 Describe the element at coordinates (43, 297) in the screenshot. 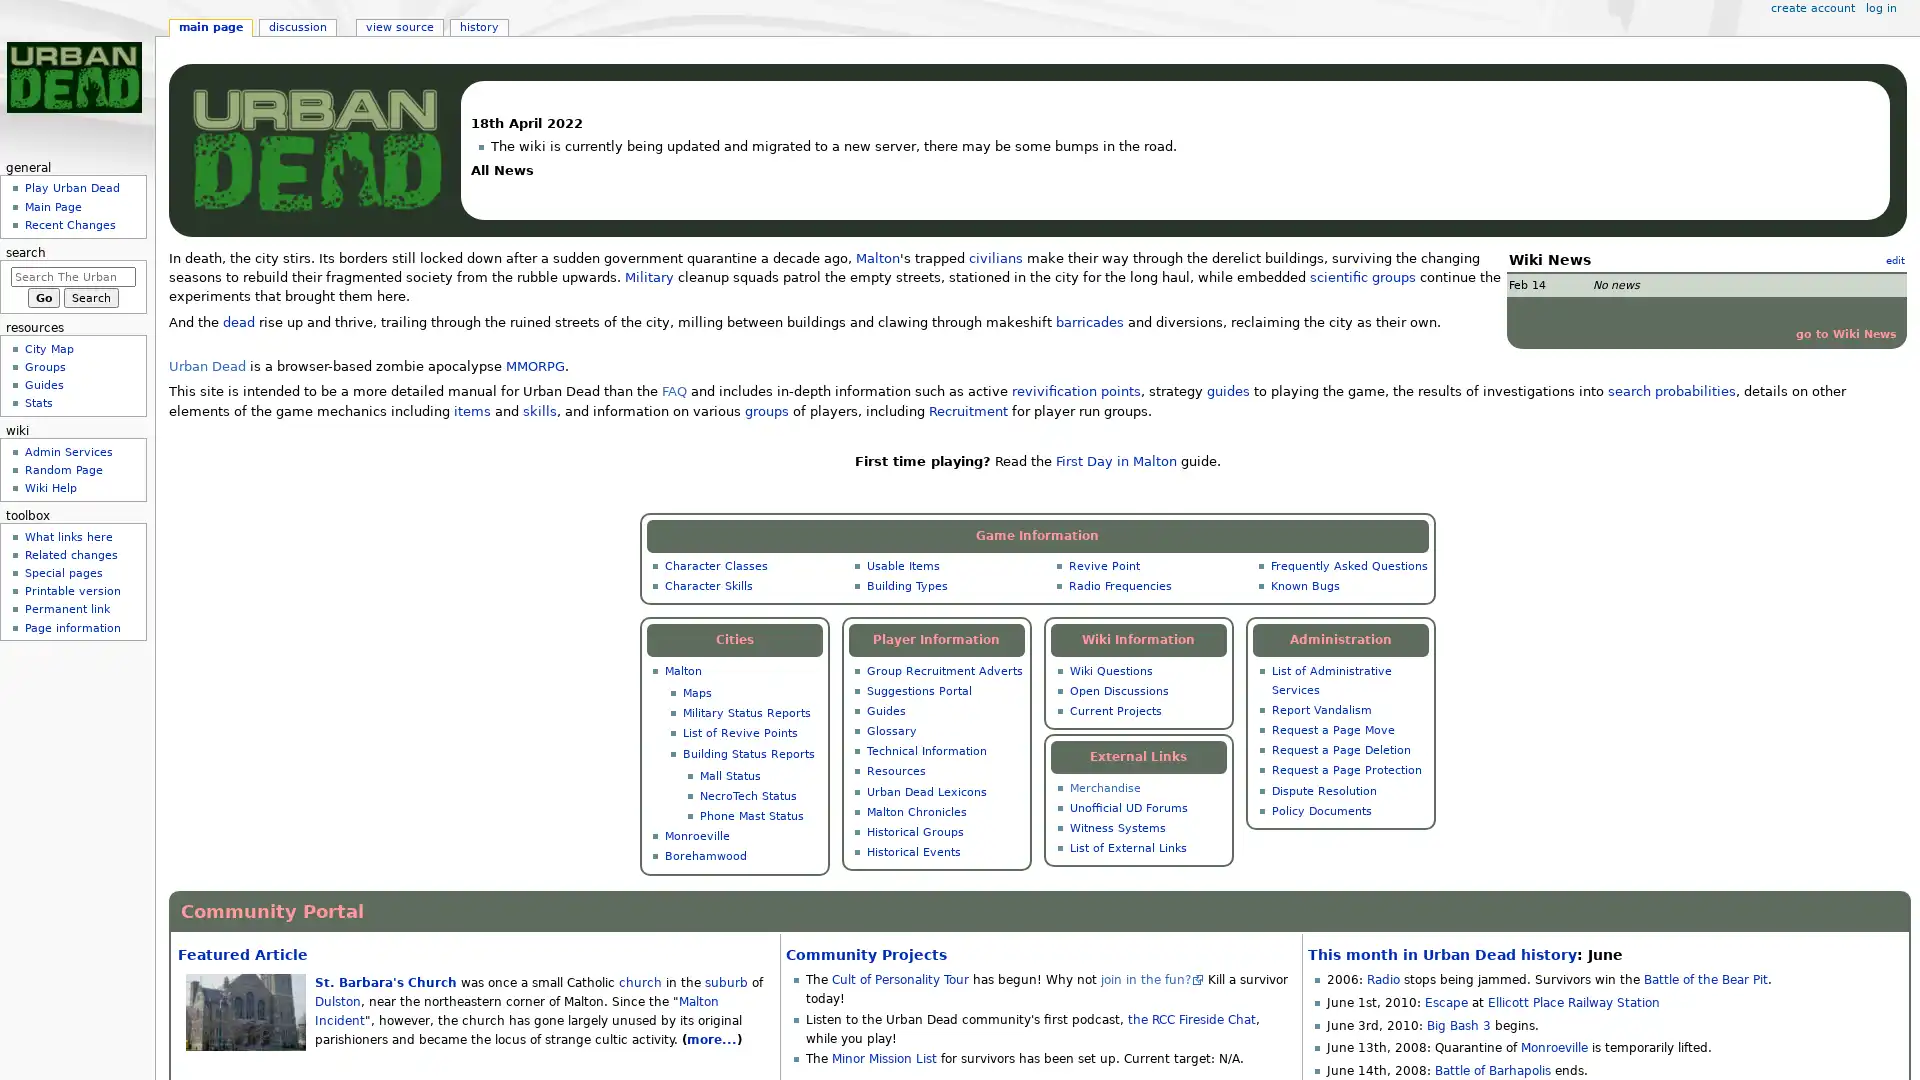

I see `Go` at that location.